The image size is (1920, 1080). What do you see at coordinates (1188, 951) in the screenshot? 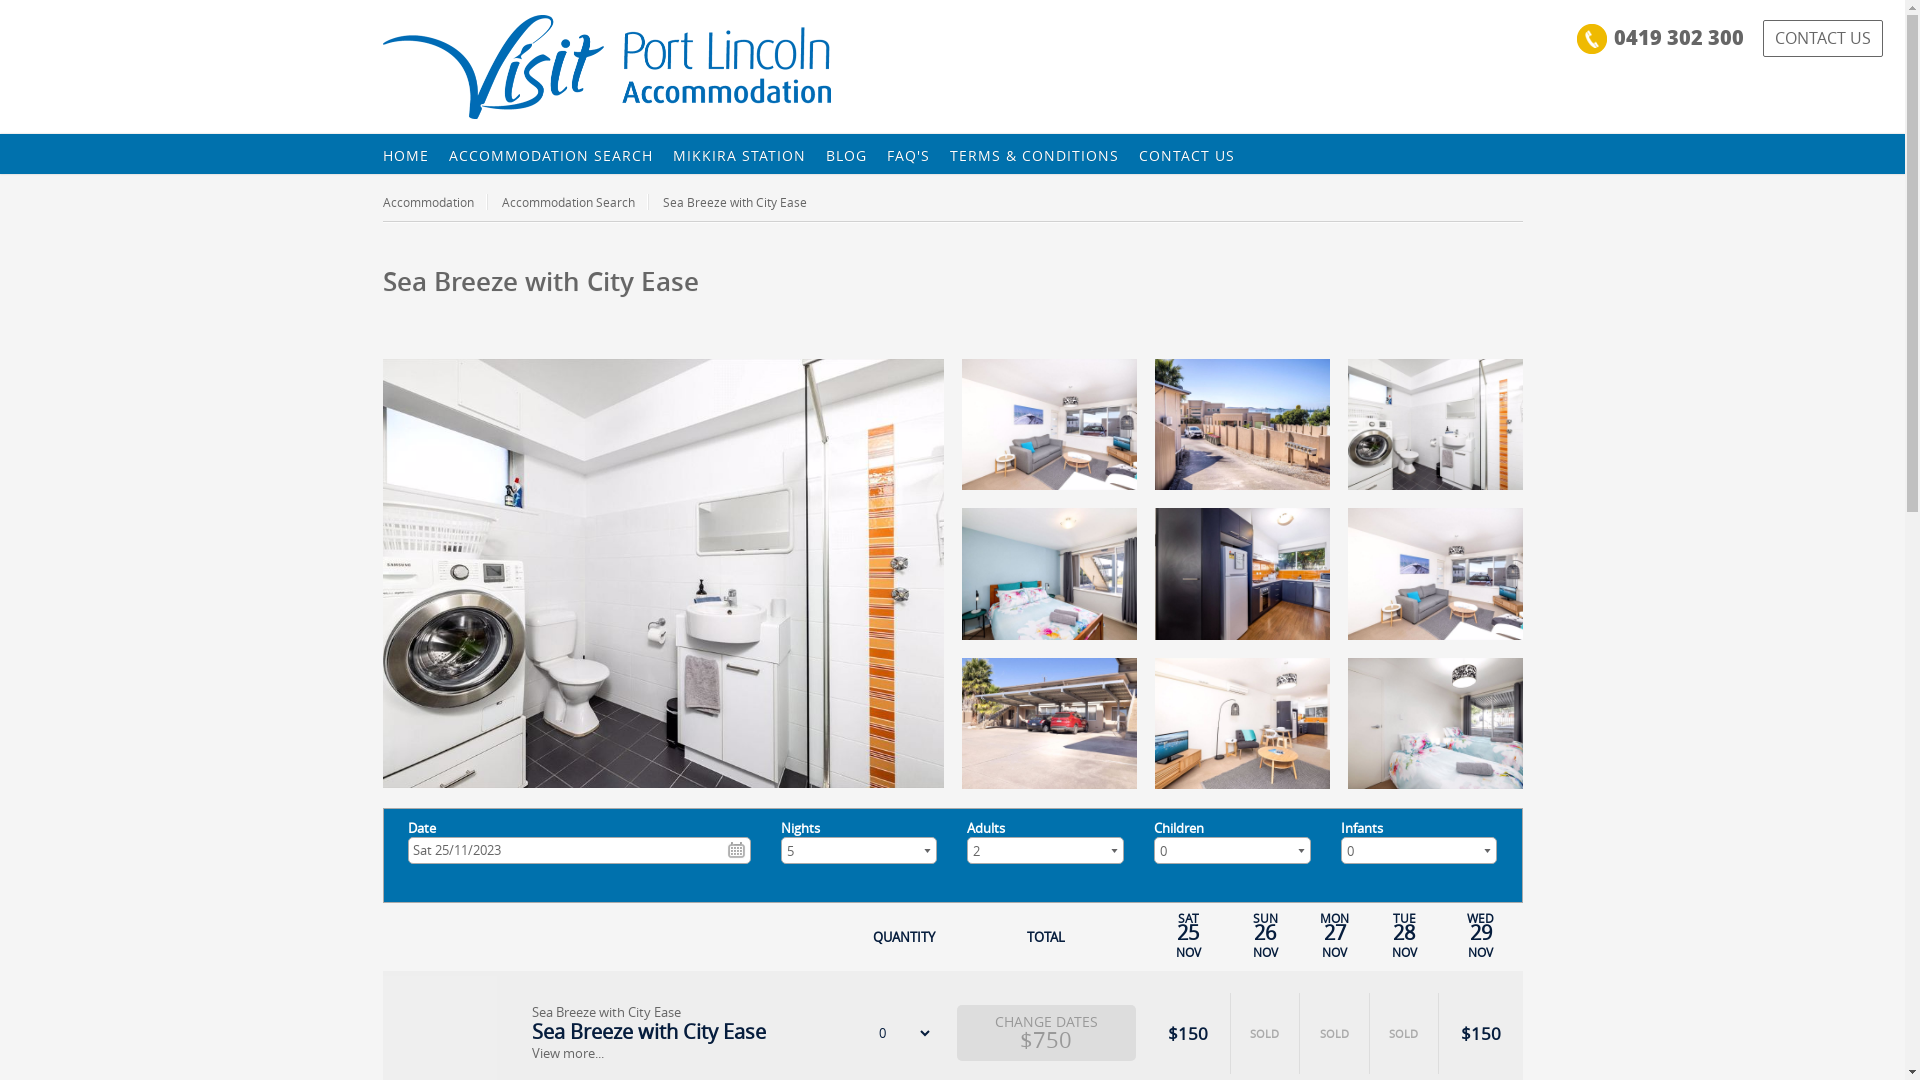
I see `'NOV'` at bounding box center [1188, 951].